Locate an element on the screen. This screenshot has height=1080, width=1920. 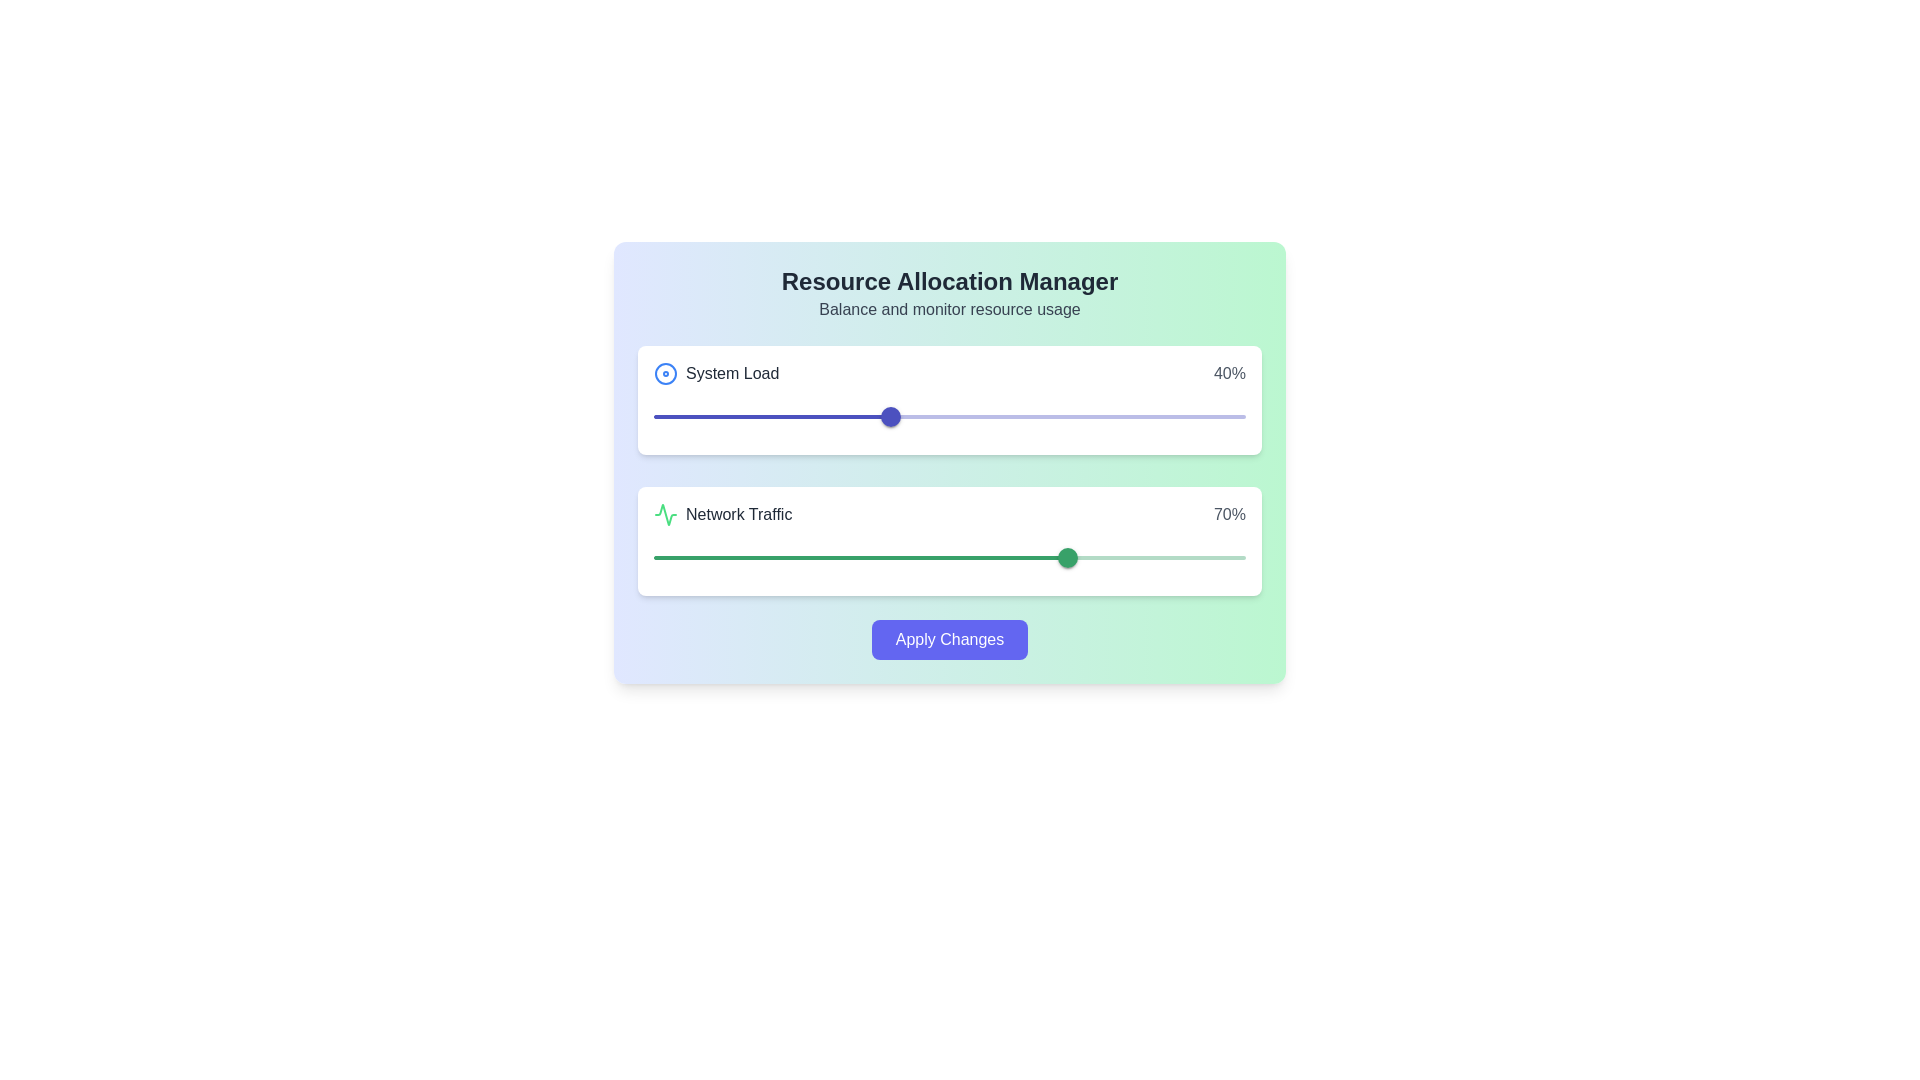
the slider is located at coordinates (875, 415).